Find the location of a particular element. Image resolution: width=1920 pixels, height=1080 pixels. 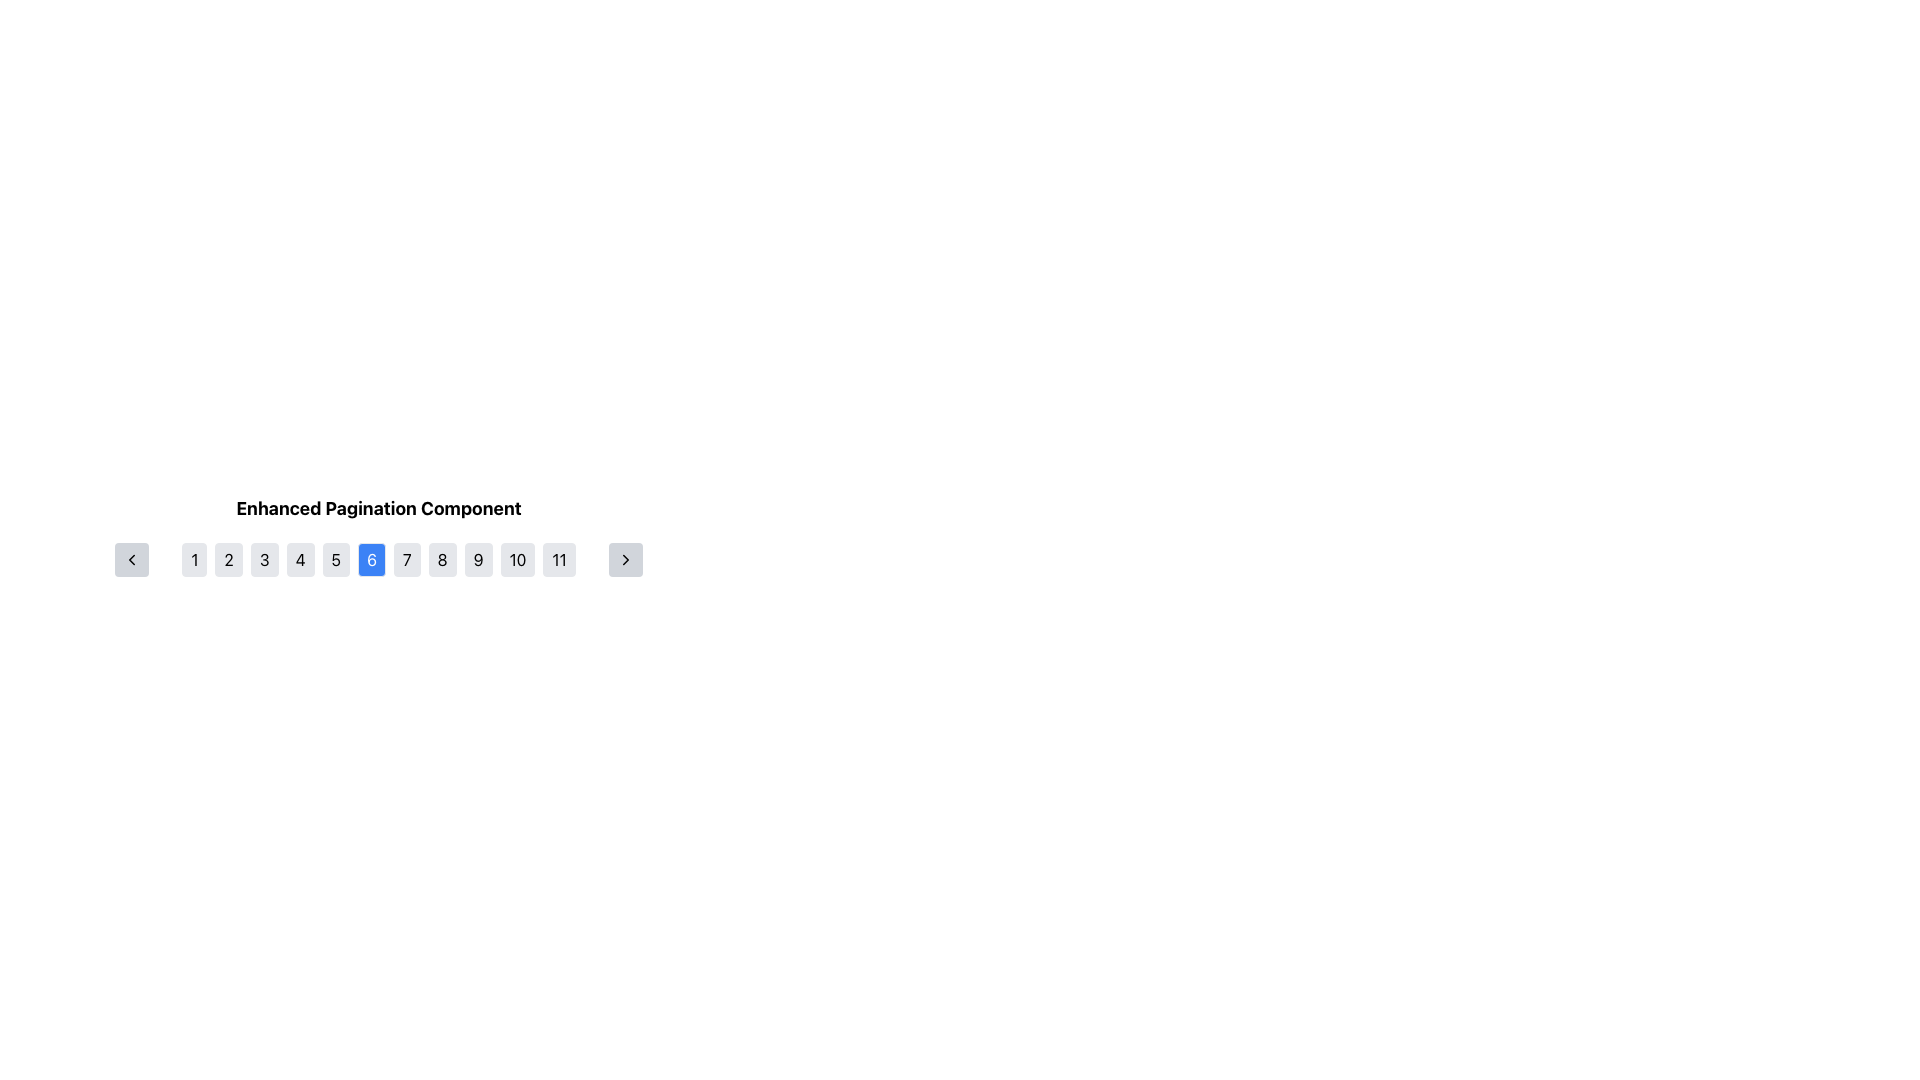

the button labeled '9' with a light gray background and black number at its center is located at coordinates (477, 559).